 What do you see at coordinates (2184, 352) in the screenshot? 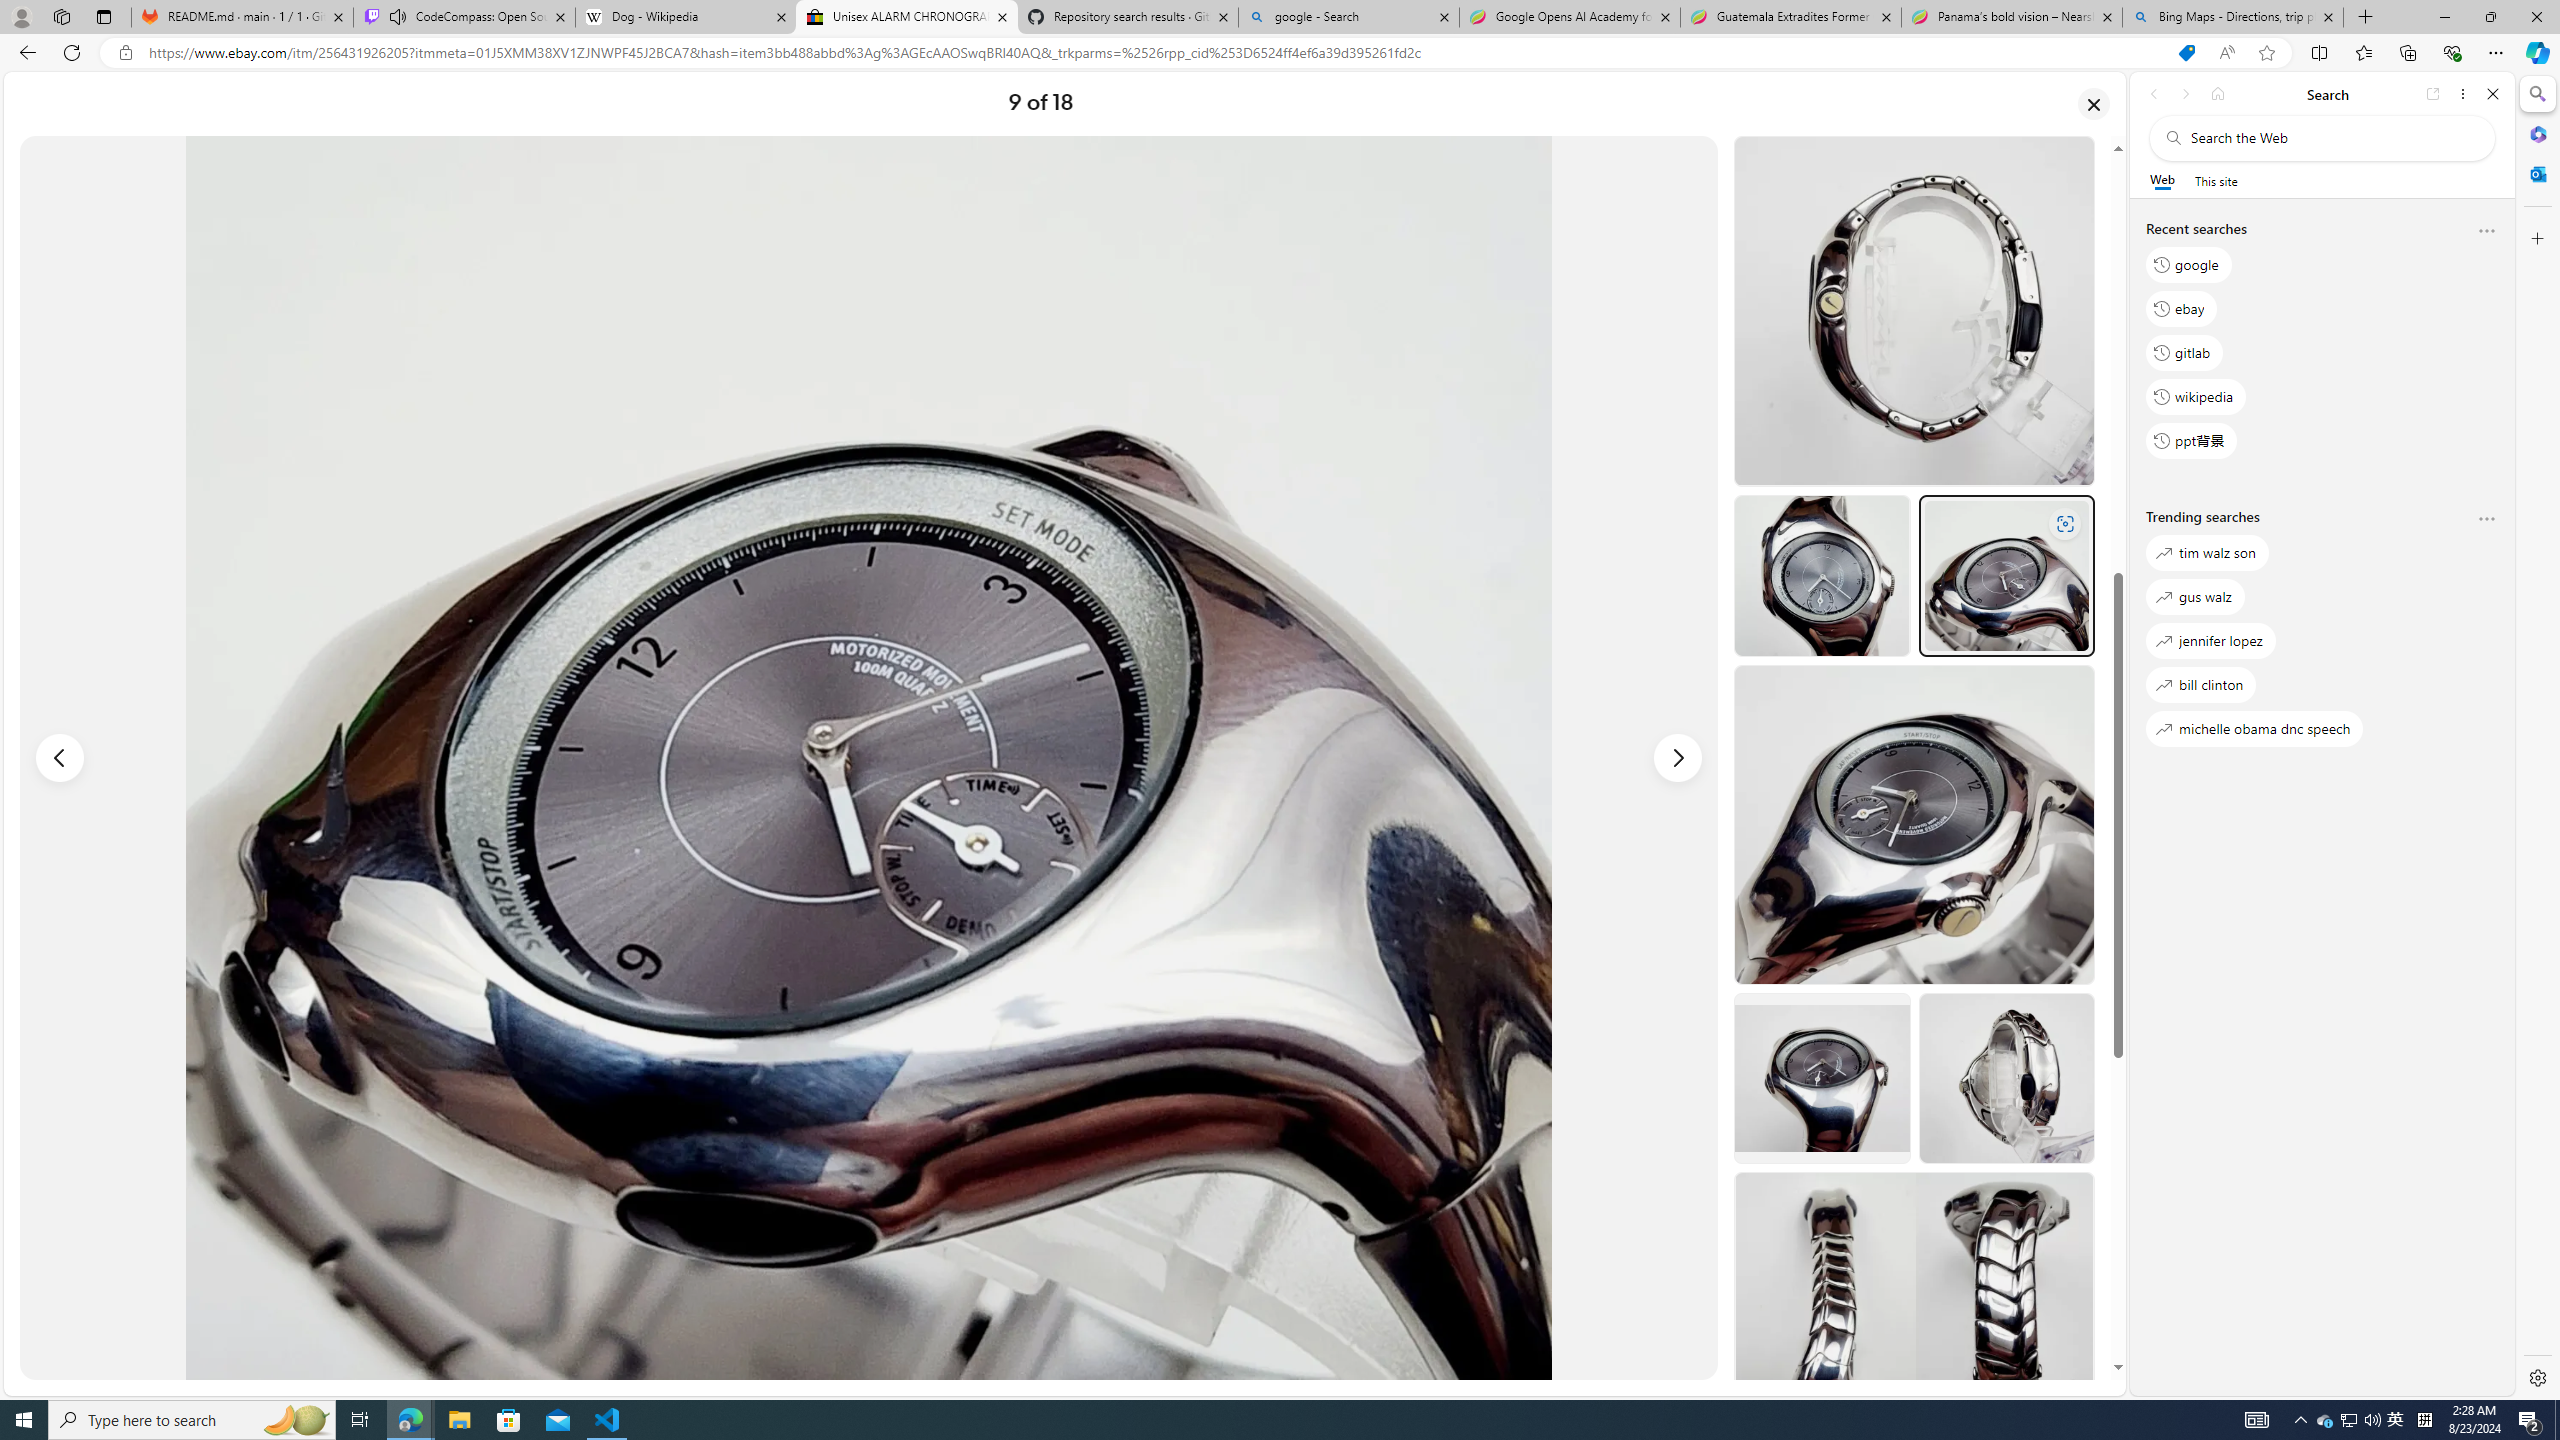
I see `'gitlab'` at bounding box center [2184, 352].